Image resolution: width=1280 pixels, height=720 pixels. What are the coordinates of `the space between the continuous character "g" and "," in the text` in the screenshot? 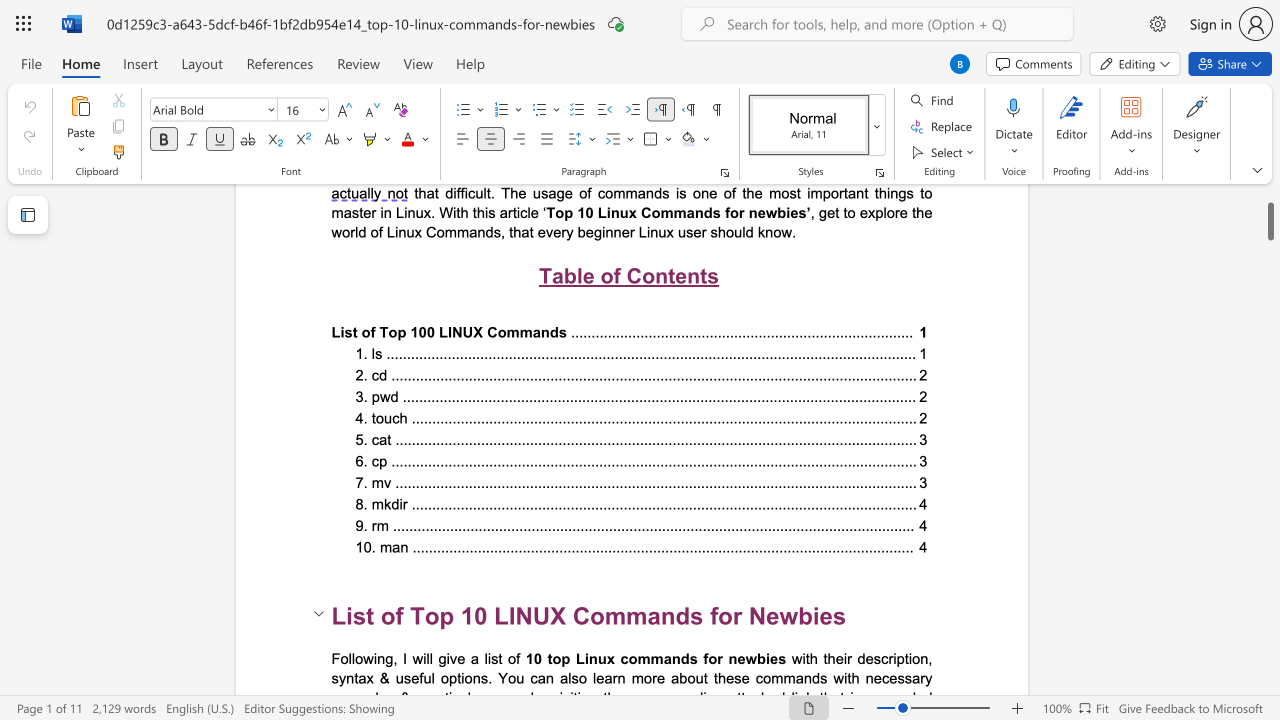 It's located at (392, 658).